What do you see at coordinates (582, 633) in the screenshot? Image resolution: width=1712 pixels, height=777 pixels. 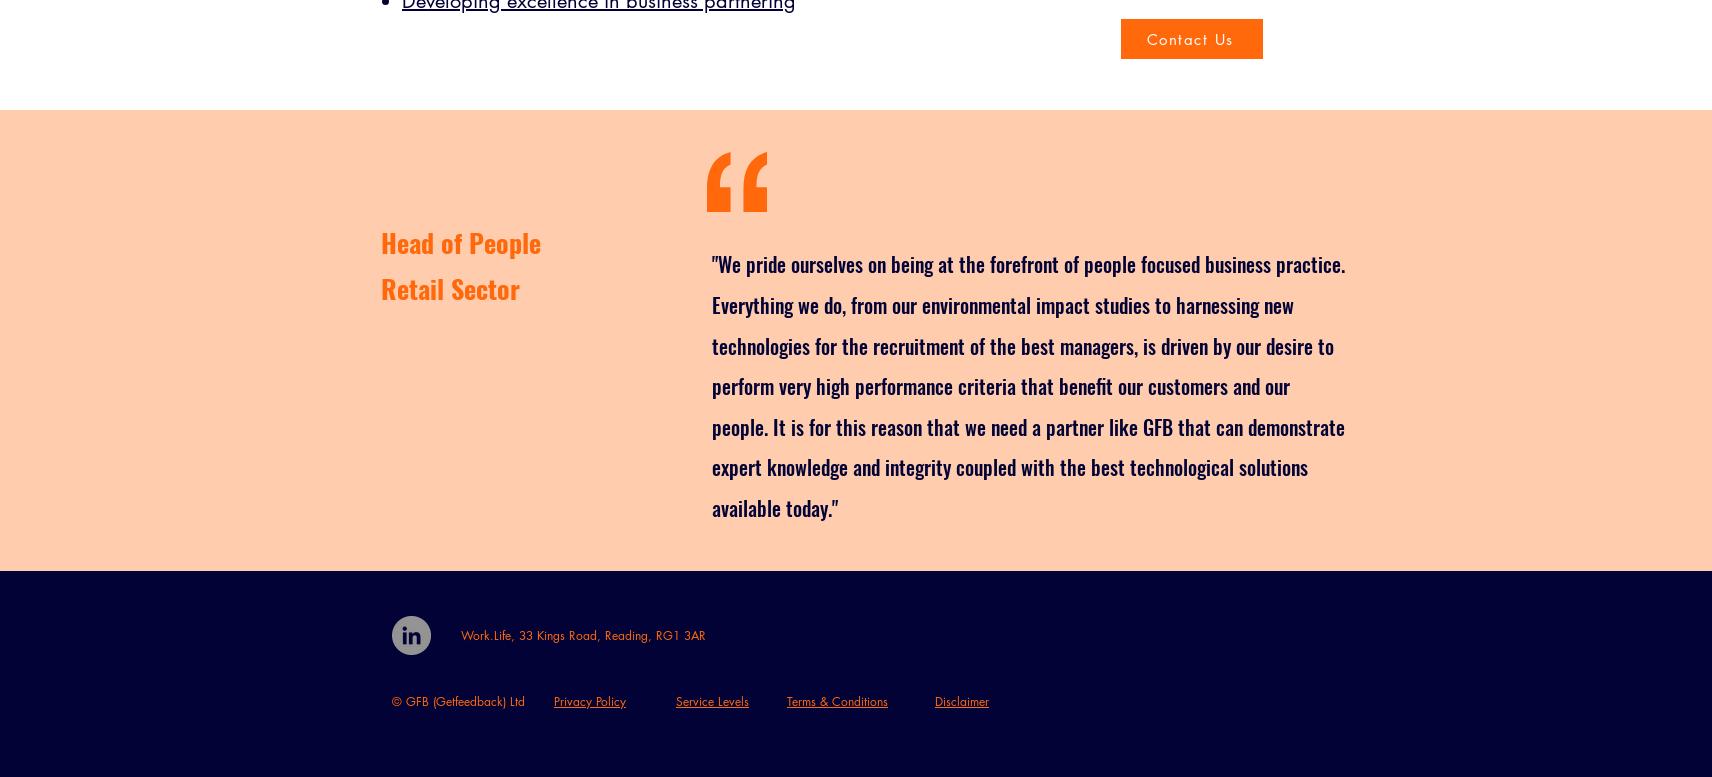 I see `'Work.Life, 33 Kings Road, Reading, RG1 3AR'` at bounding box center [582, 633].